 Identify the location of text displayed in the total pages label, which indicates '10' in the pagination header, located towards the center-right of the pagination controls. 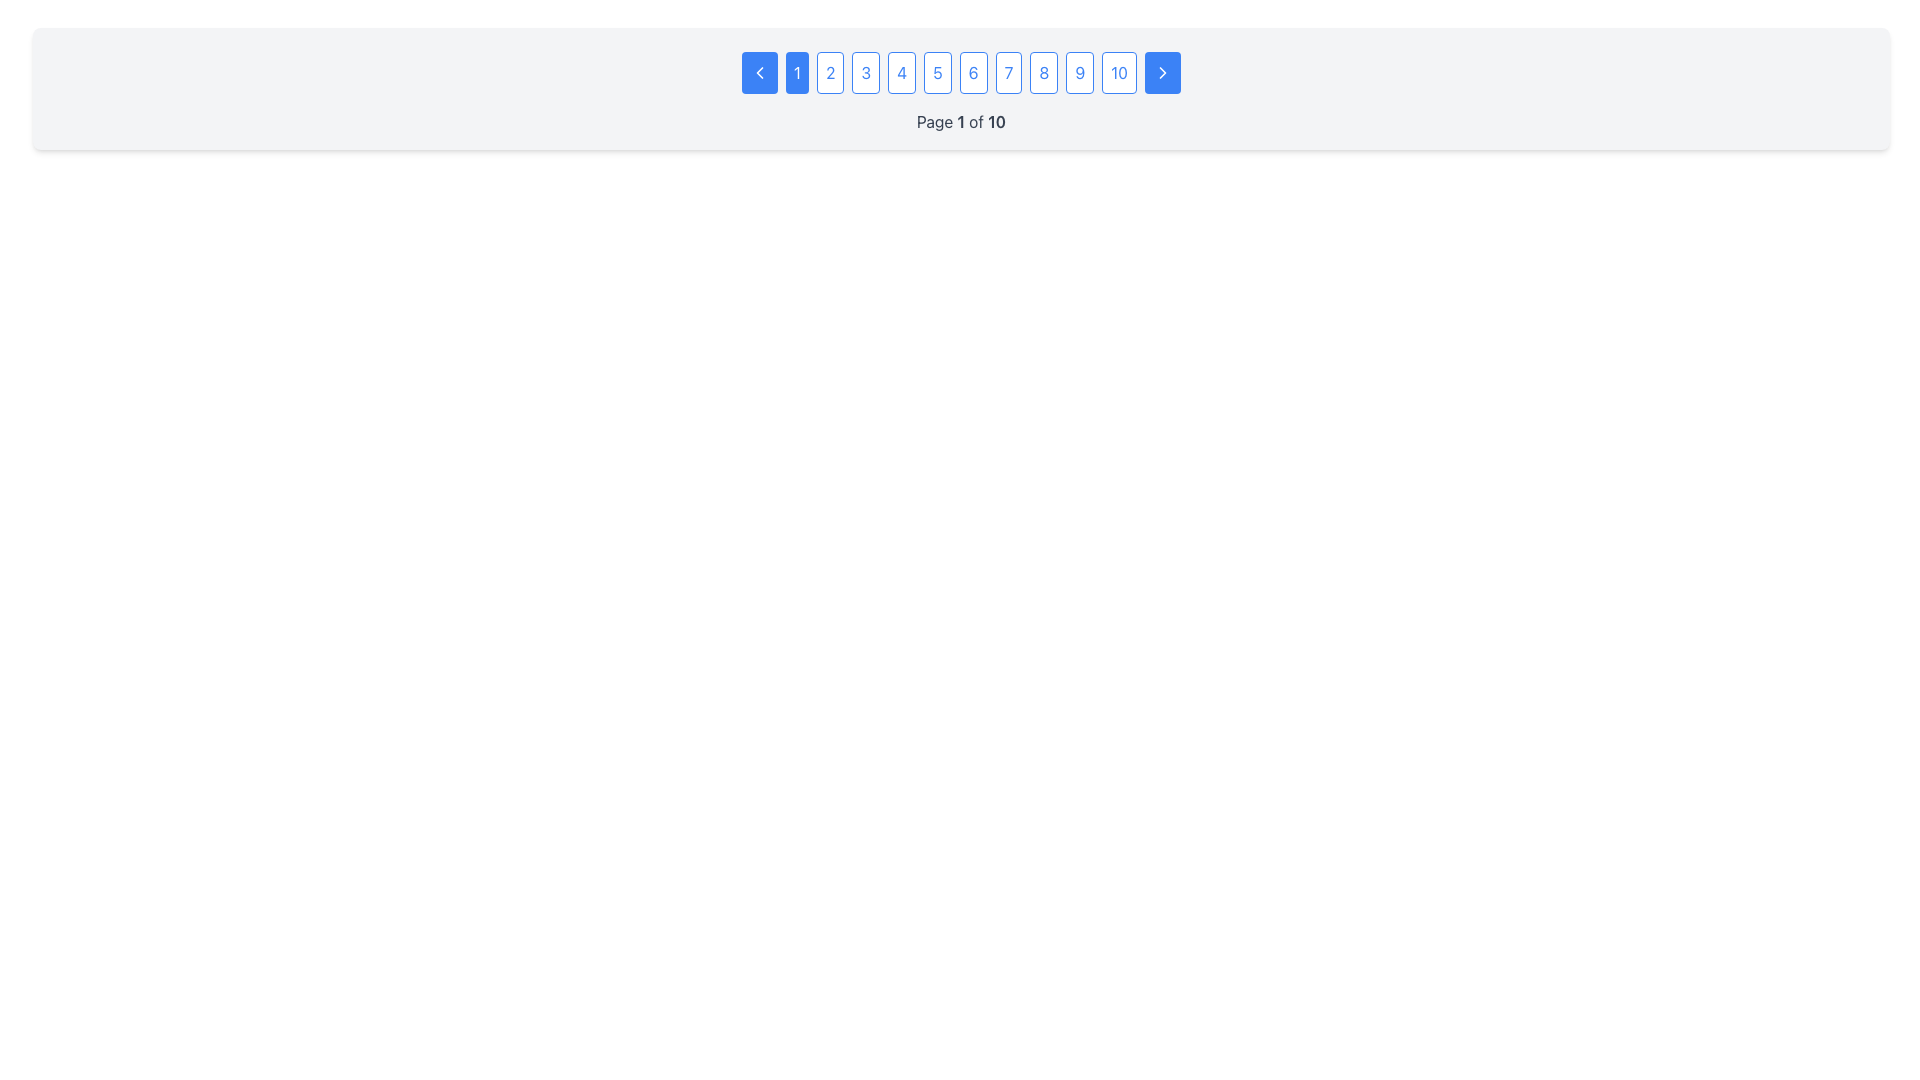
(997, 122).